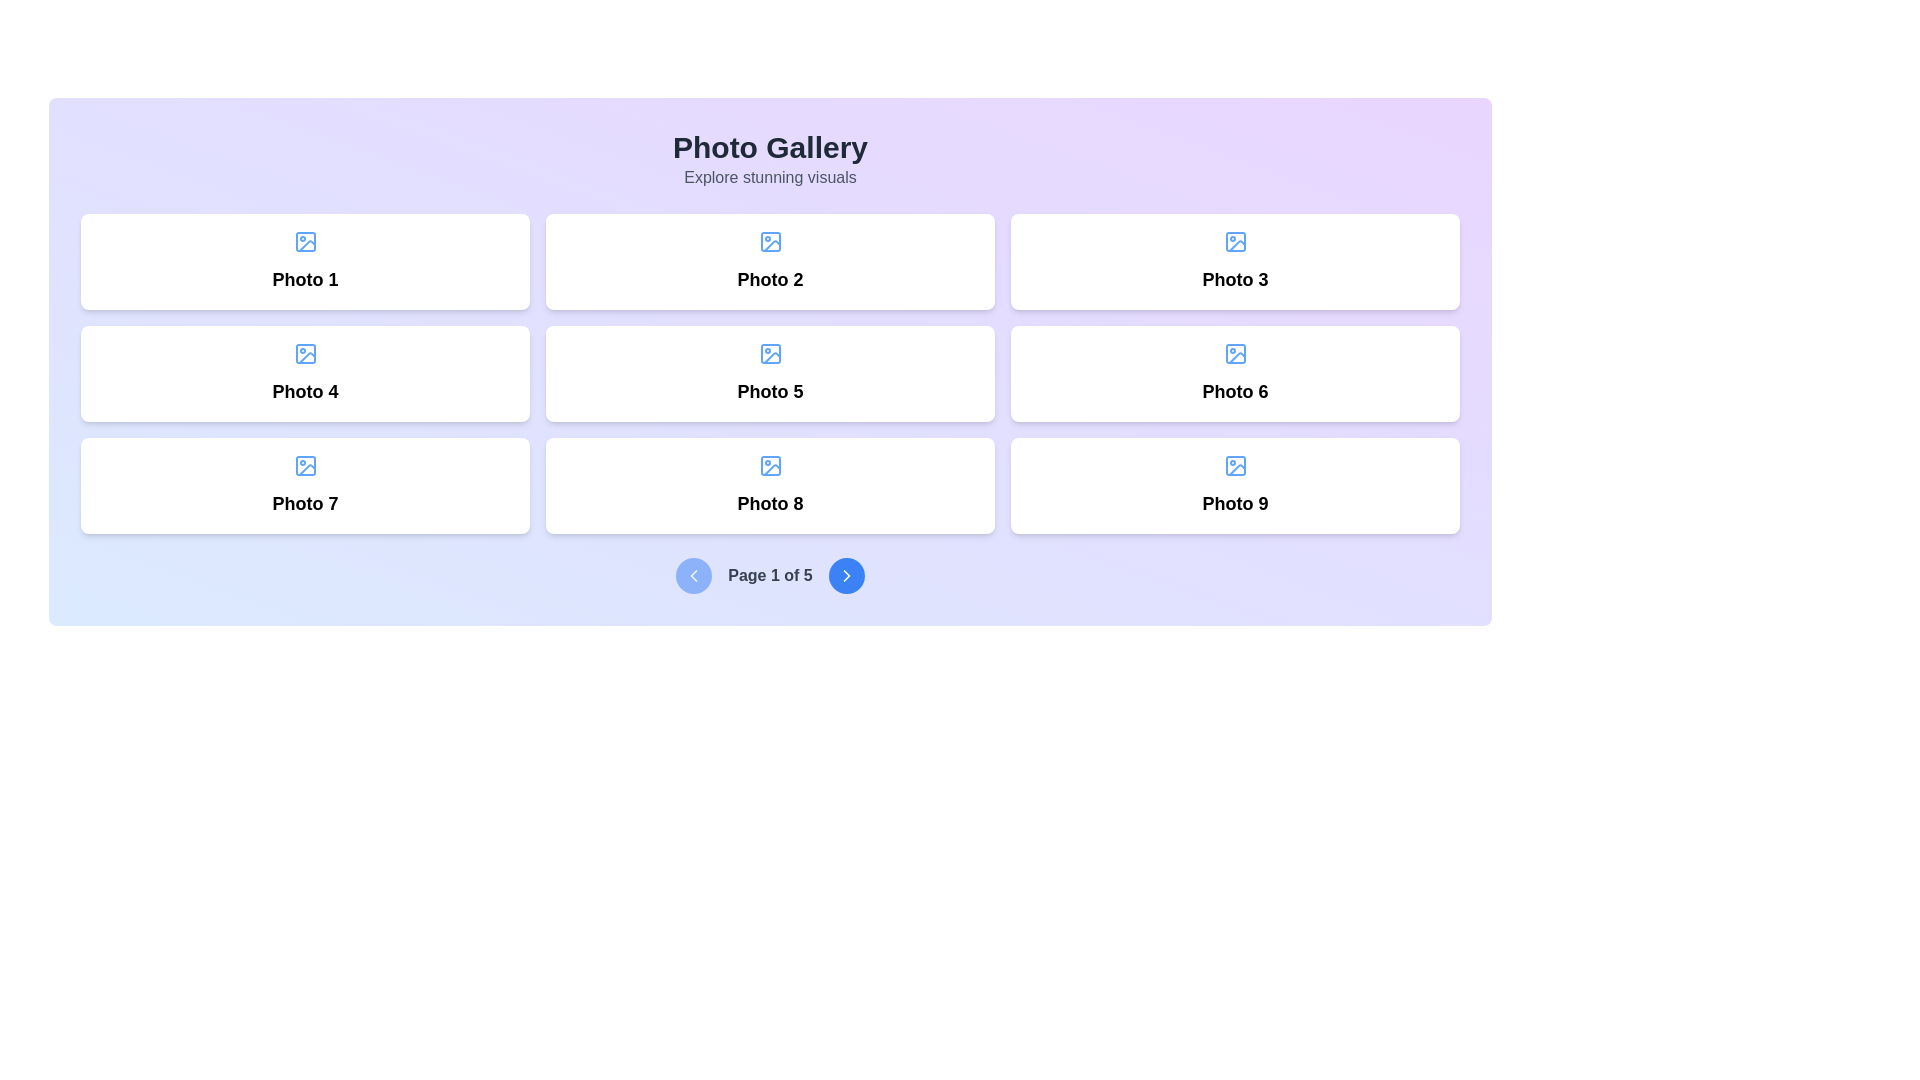 This screenshot has width=1920, height=1080. Describe the element at coordinates (769, 466) in the screenshot. I see `the image placeholder icon with a blue outline located in the 'Photo 8' card in the bottom row and middle column of the photo grid` at that location.